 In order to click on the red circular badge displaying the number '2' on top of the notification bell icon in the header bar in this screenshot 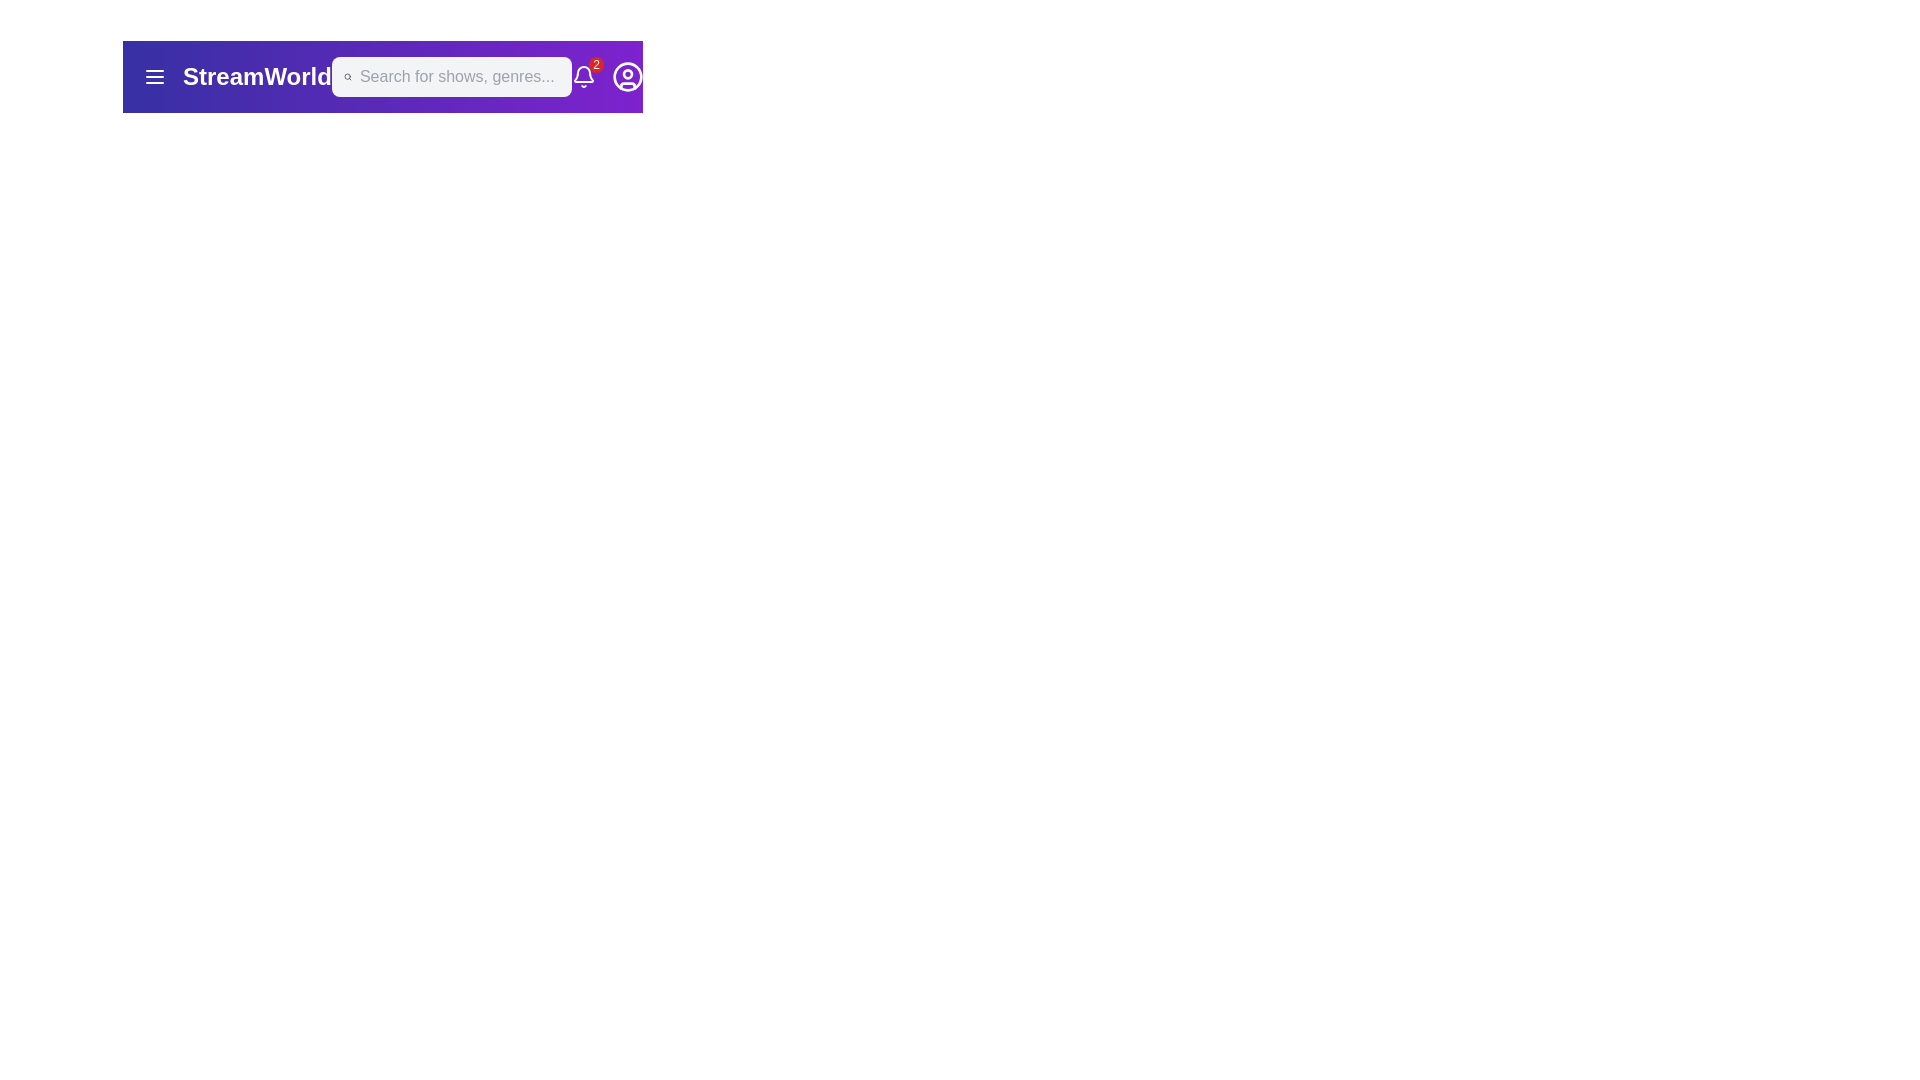, I will do `click(595, 64)`.